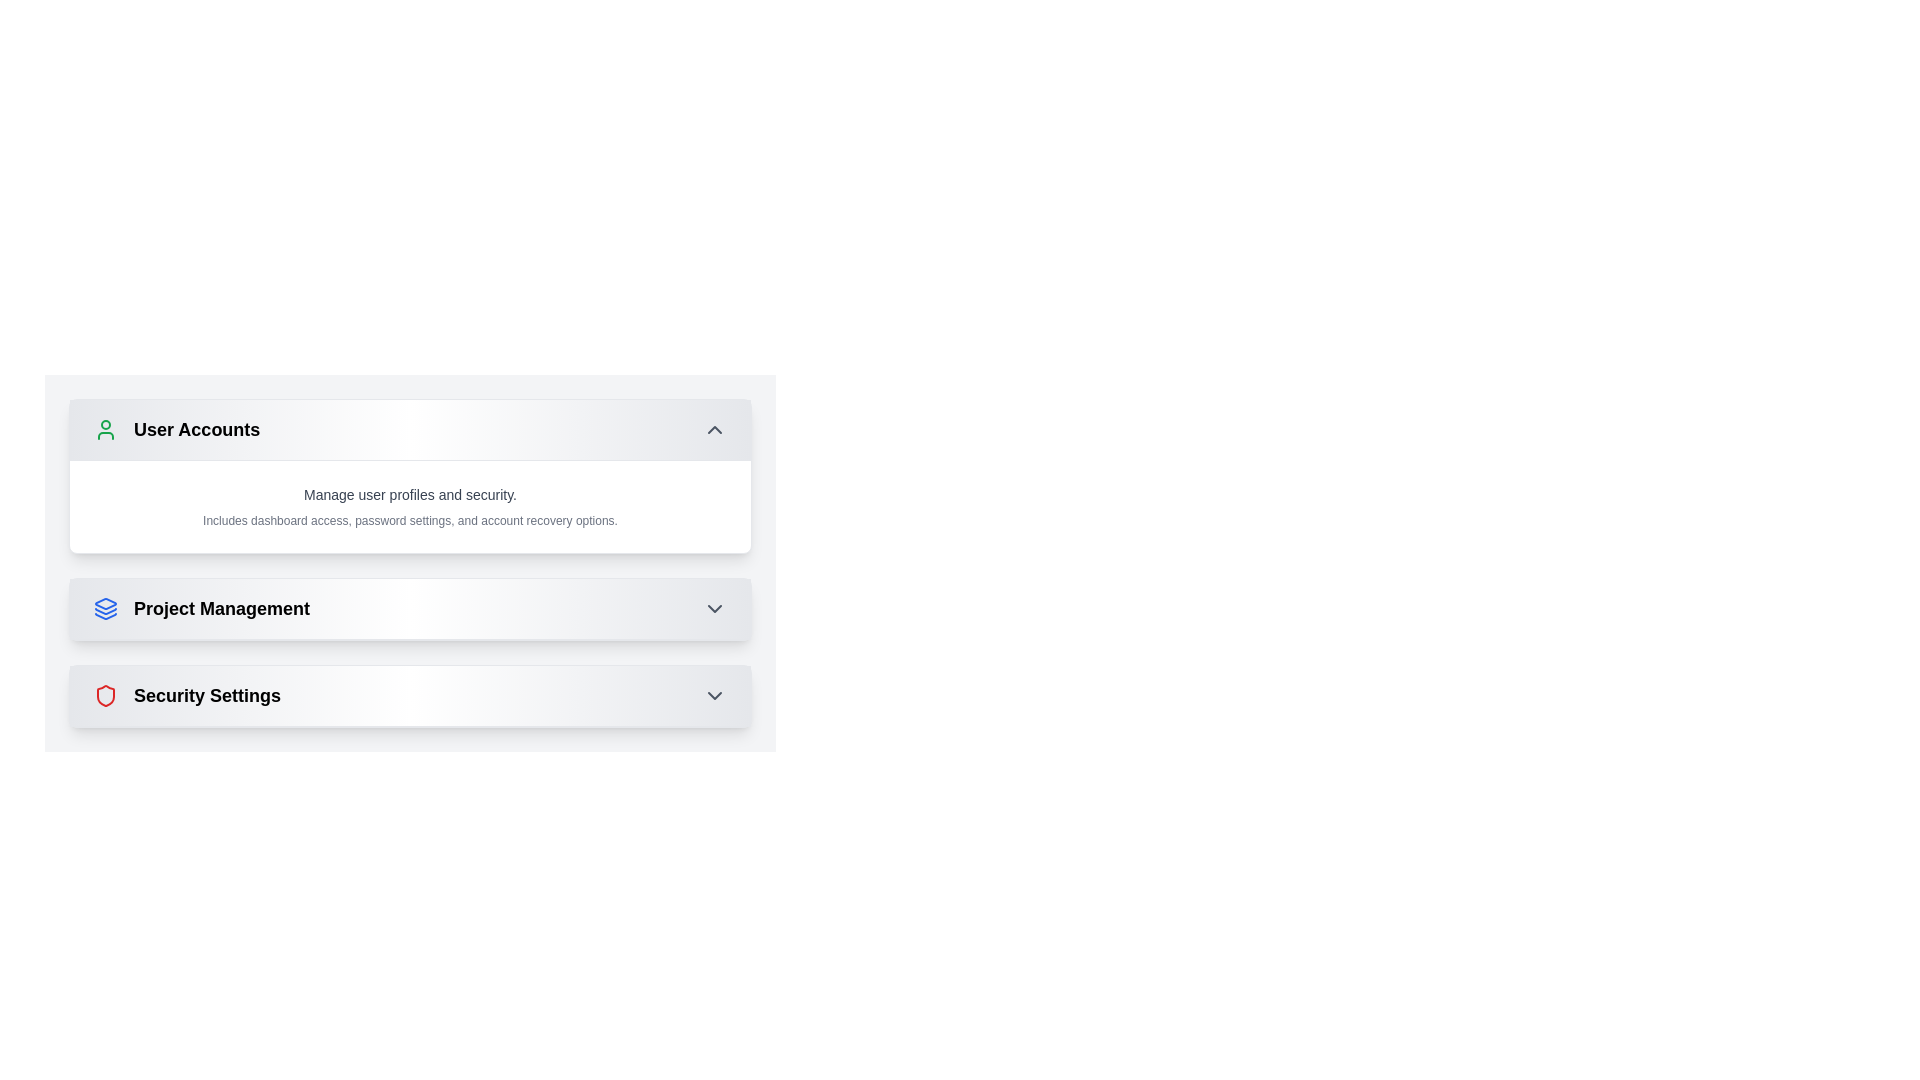 Image resolution: width=1920 pixels, height=1080 pixels. What do you see at coordinates (409, 519) in the screenshot?
I see `the informational label located beneath the heading 'Manage user profiles and security' in the 'User Accounts' section` at bounding box center [409, 519].